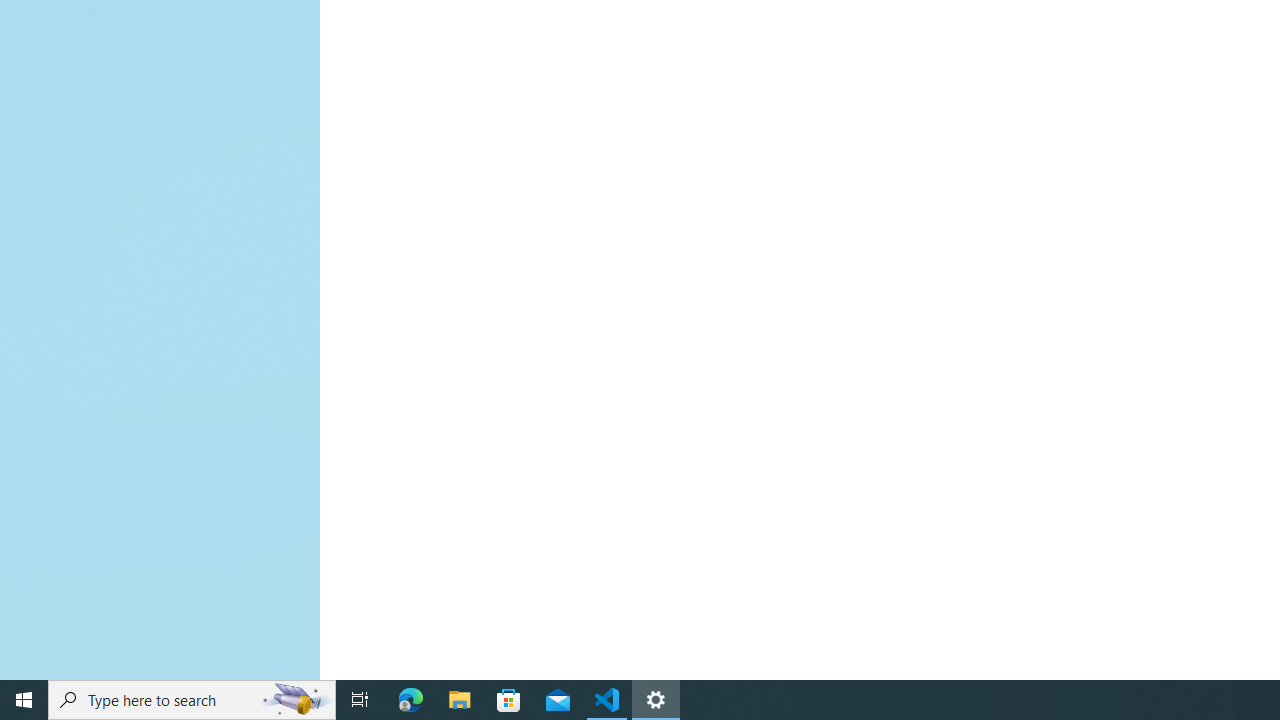  What do you see at coordinates (656, 698) in the screenshot?
I see `'Settings - 1 running window'` at bounding box center [656, 698].